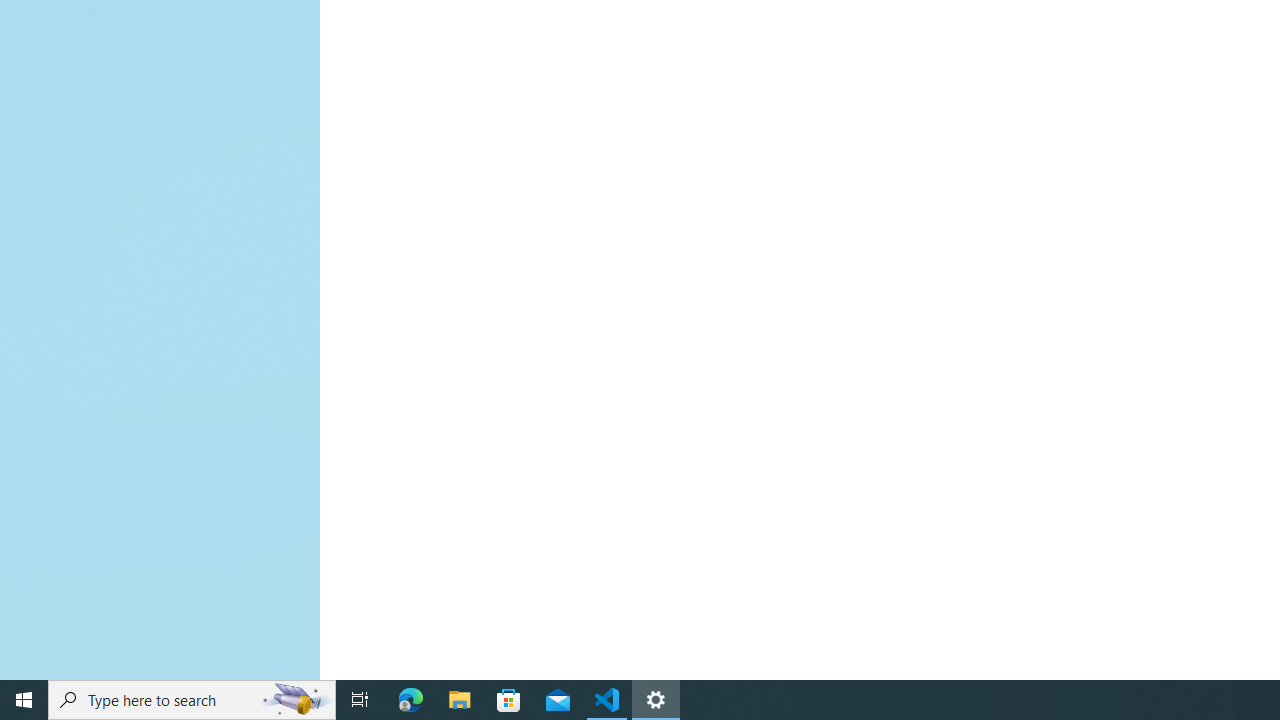  What do you see at coordinates (656, 698) in the screenshot?
I see `'Settings - 1 running window'` at bounding box center [656, 698].